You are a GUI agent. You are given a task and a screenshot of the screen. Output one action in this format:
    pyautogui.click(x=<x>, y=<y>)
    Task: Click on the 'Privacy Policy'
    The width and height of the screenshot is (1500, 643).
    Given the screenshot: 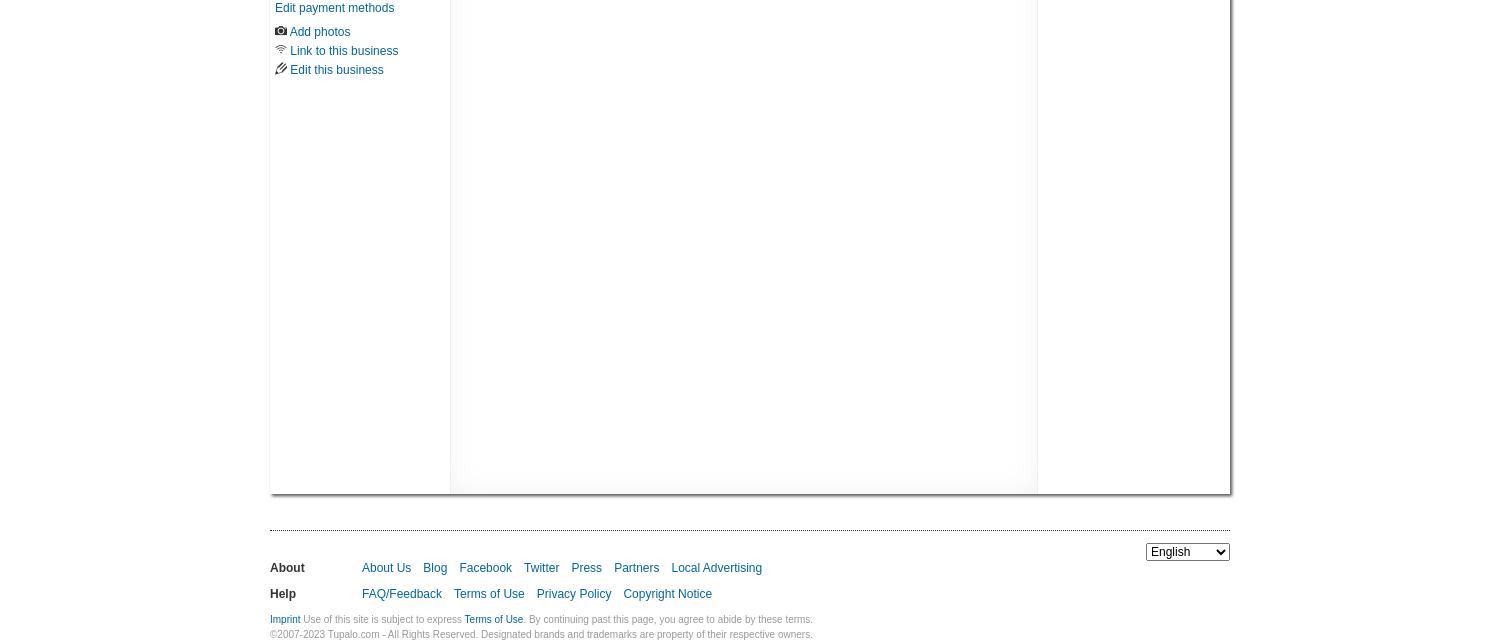 What is the action you would take?
    pyautogui.click(x=572, y=593)
    